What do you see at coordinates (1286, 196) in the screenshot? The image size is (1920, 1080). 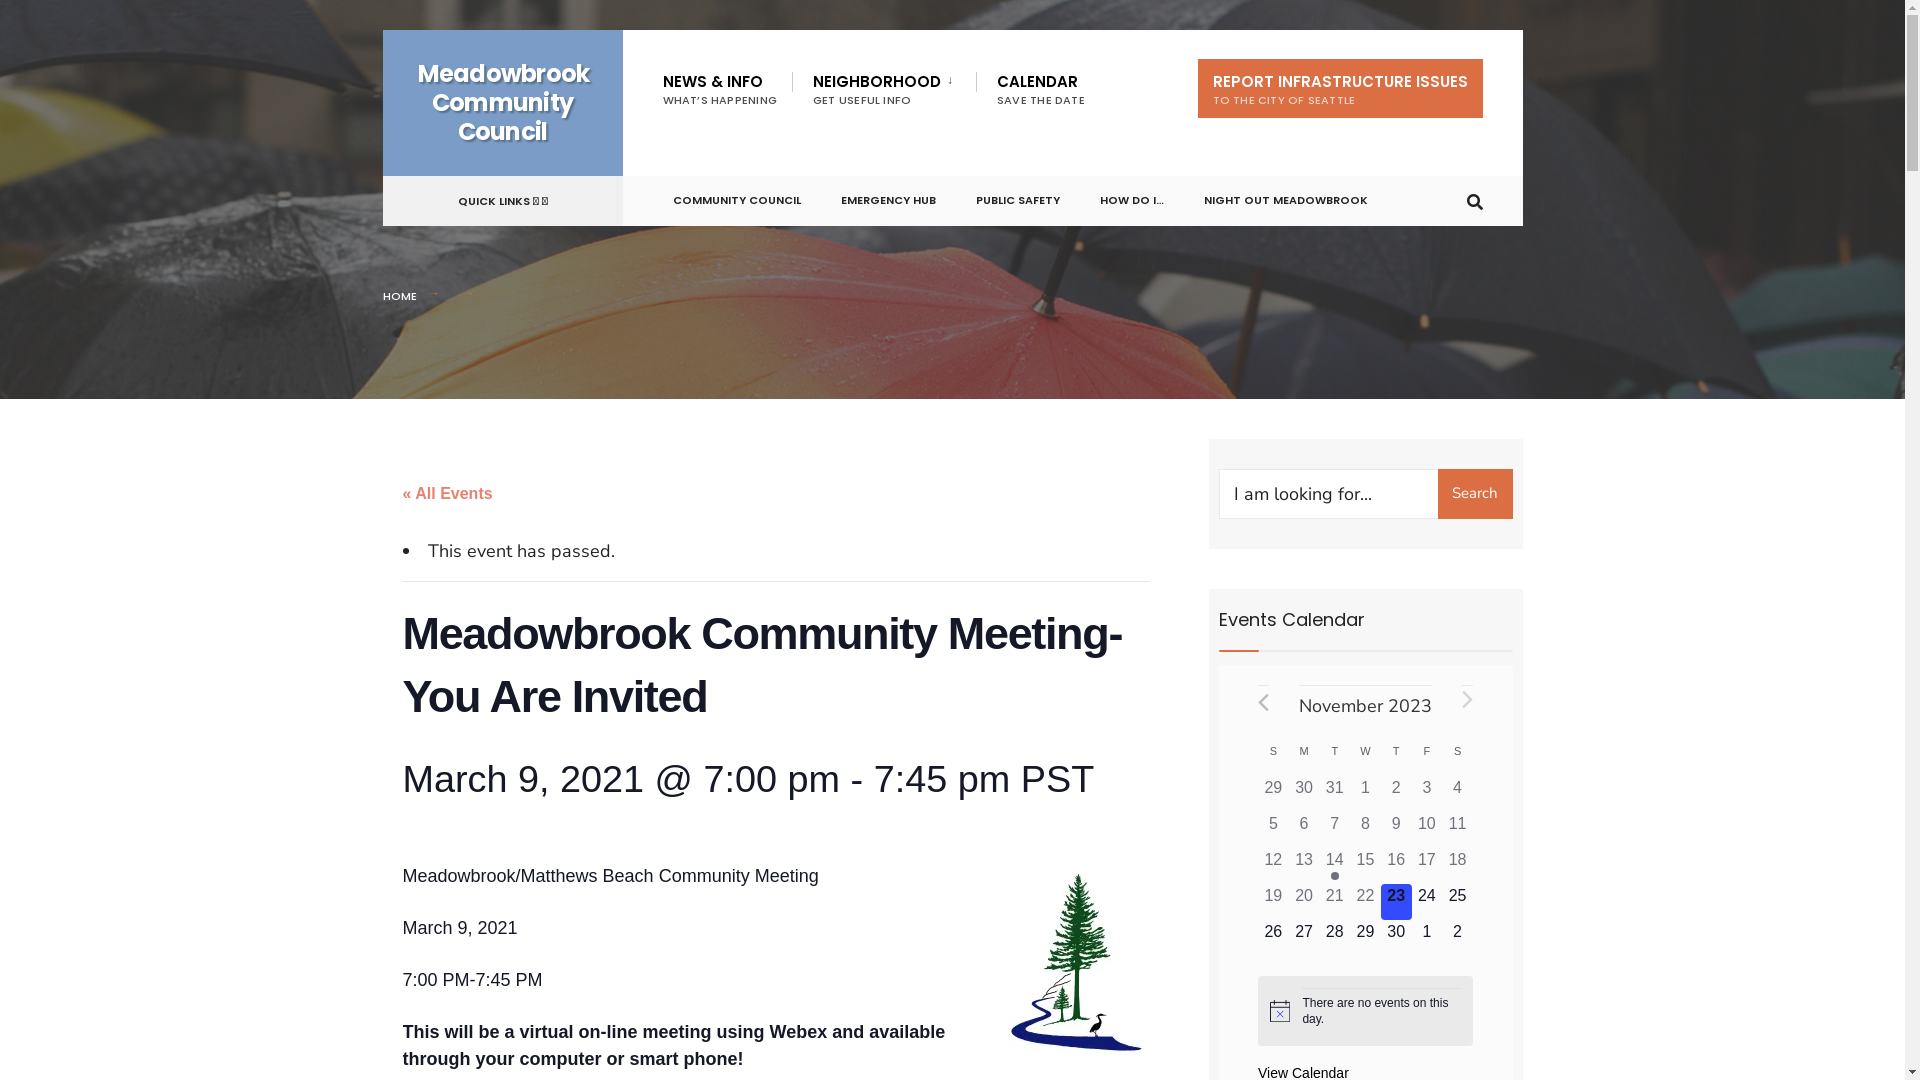 I see `'NIGHT OUT MEADOWBROOK'` at bounding box center [1286, 196].